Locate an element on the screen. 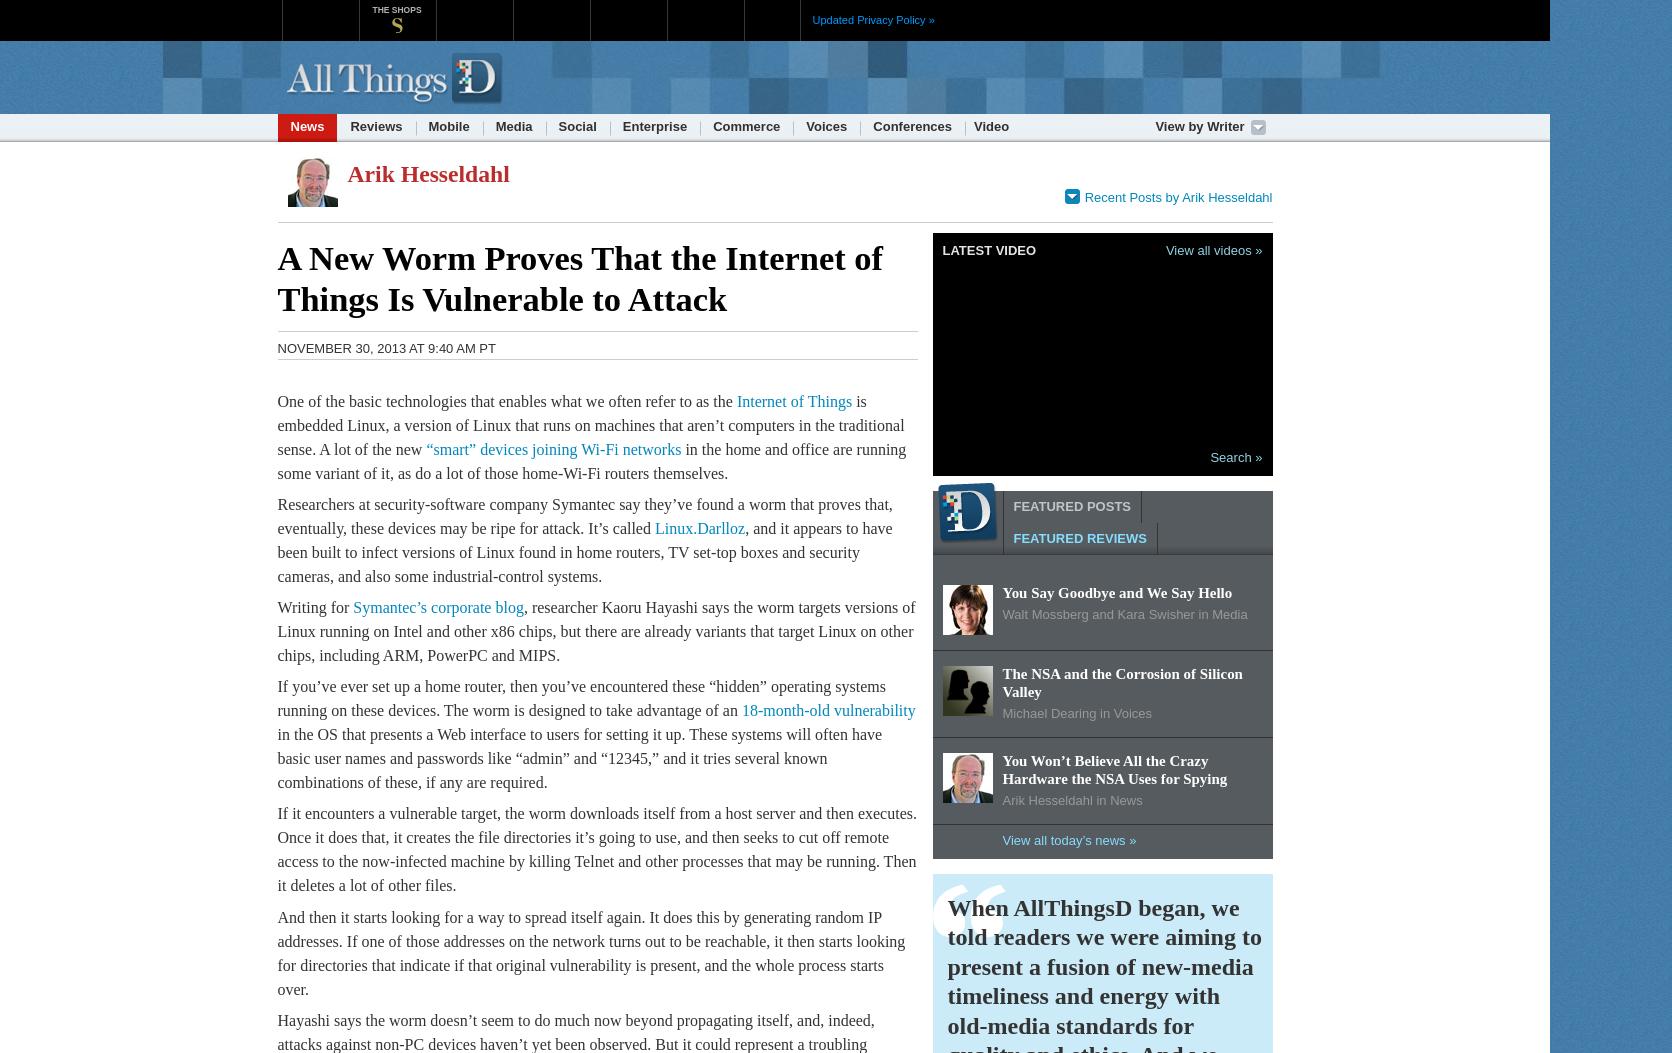  'And then it starts looking for a way to spread itself again. It does this by generating random IP addresses. If one of those addresses on the network turns out to be reachable, it then starts looking for directories that indicate if that original vulnerability is present, and the whole process starts over.' is located at coordinates (590, 951).